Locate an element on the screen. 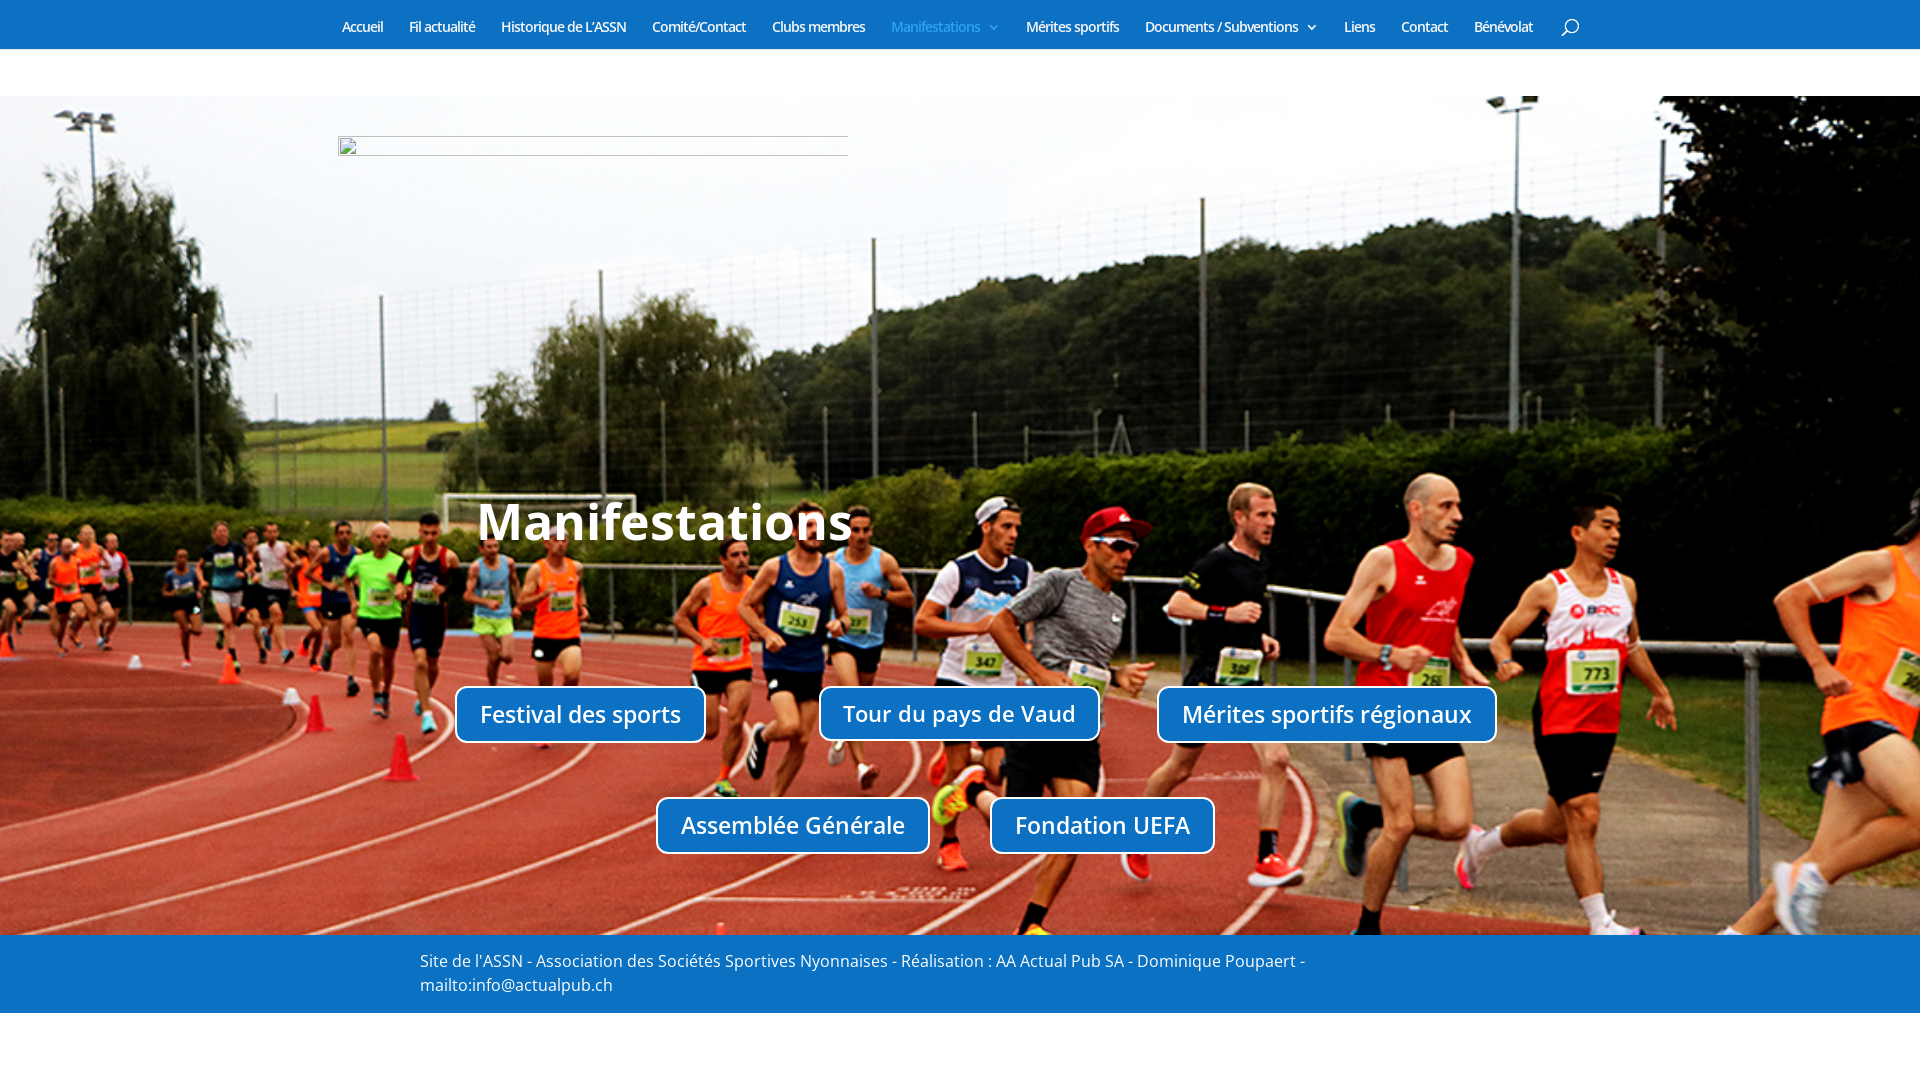 The width and height of the screenshot is (1920, 1080). 'Festival des sports' is located at coordinates (579, 713).